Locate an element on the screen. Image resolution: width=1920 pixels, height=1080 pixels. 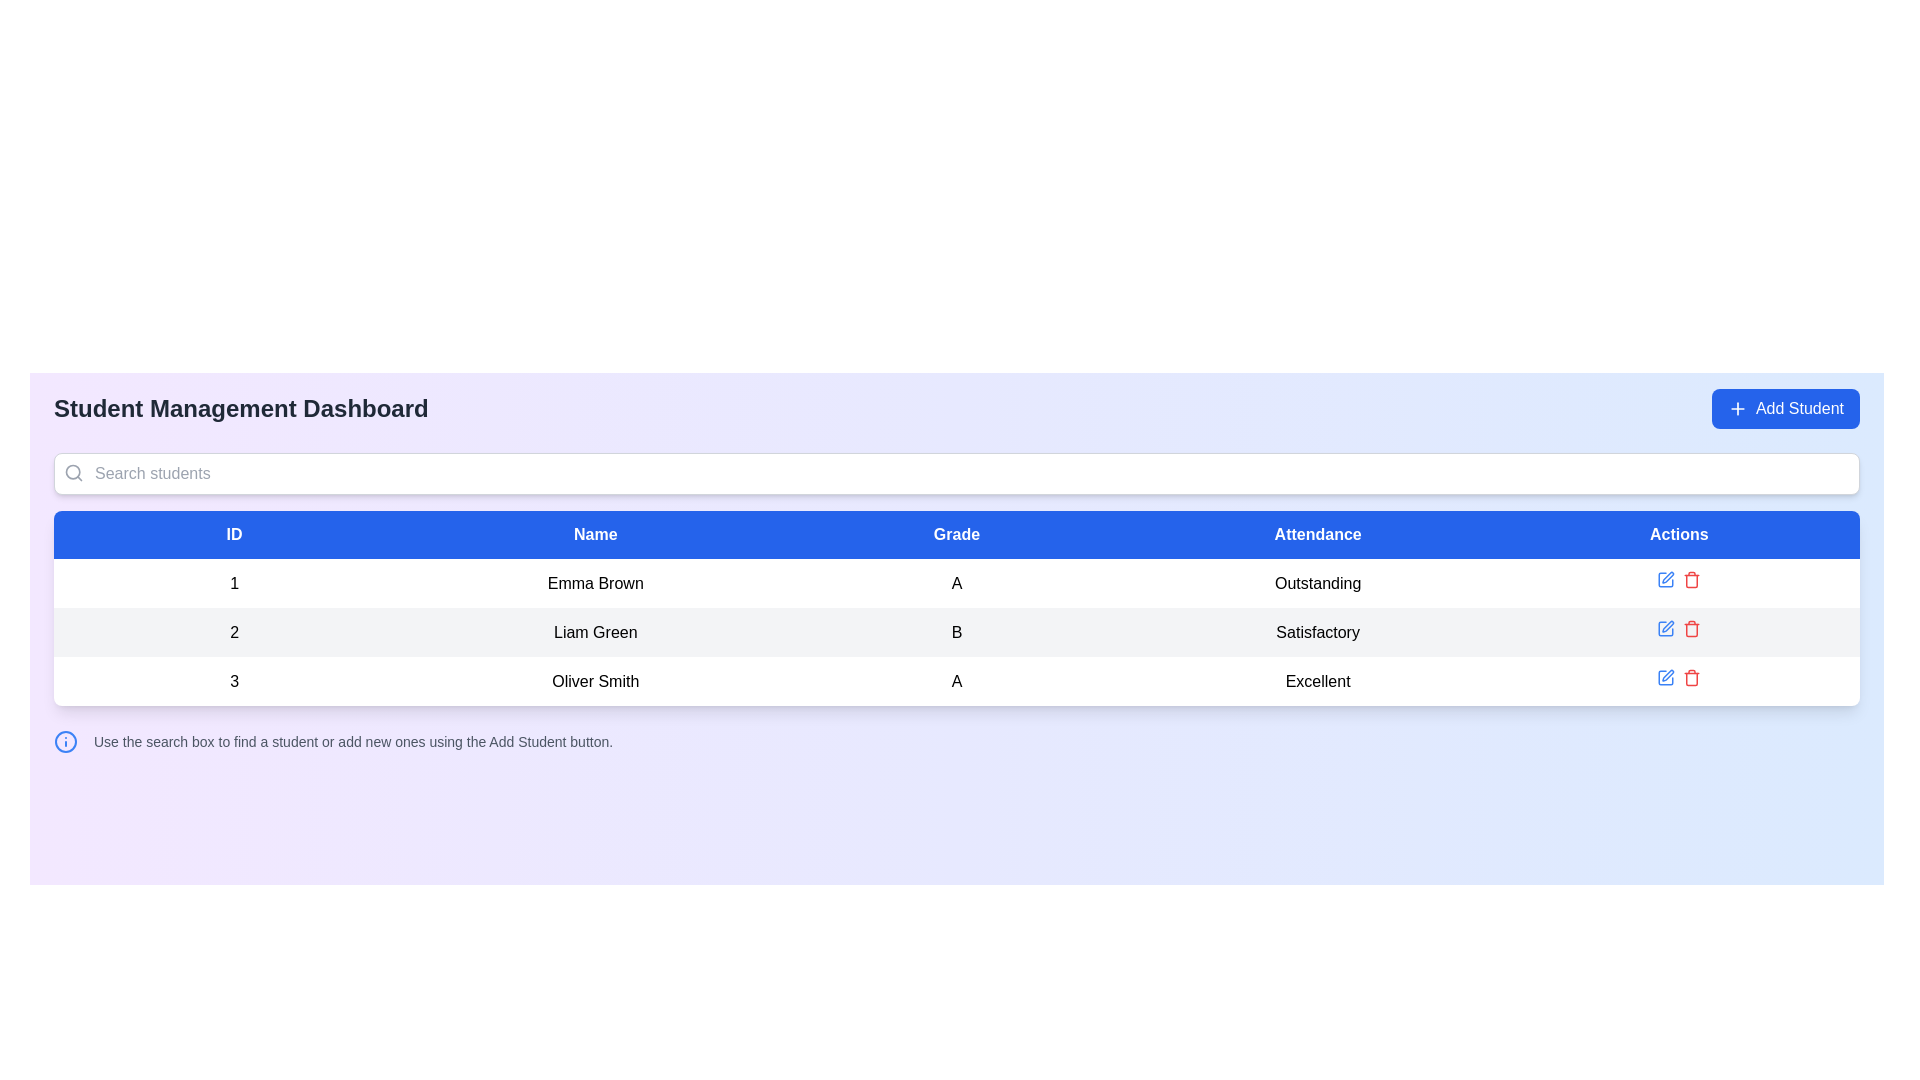
the third cell under the 'Grade' column that indicates the grade of the student named 'Oliver Smith' is located at coordinates (955, 680).